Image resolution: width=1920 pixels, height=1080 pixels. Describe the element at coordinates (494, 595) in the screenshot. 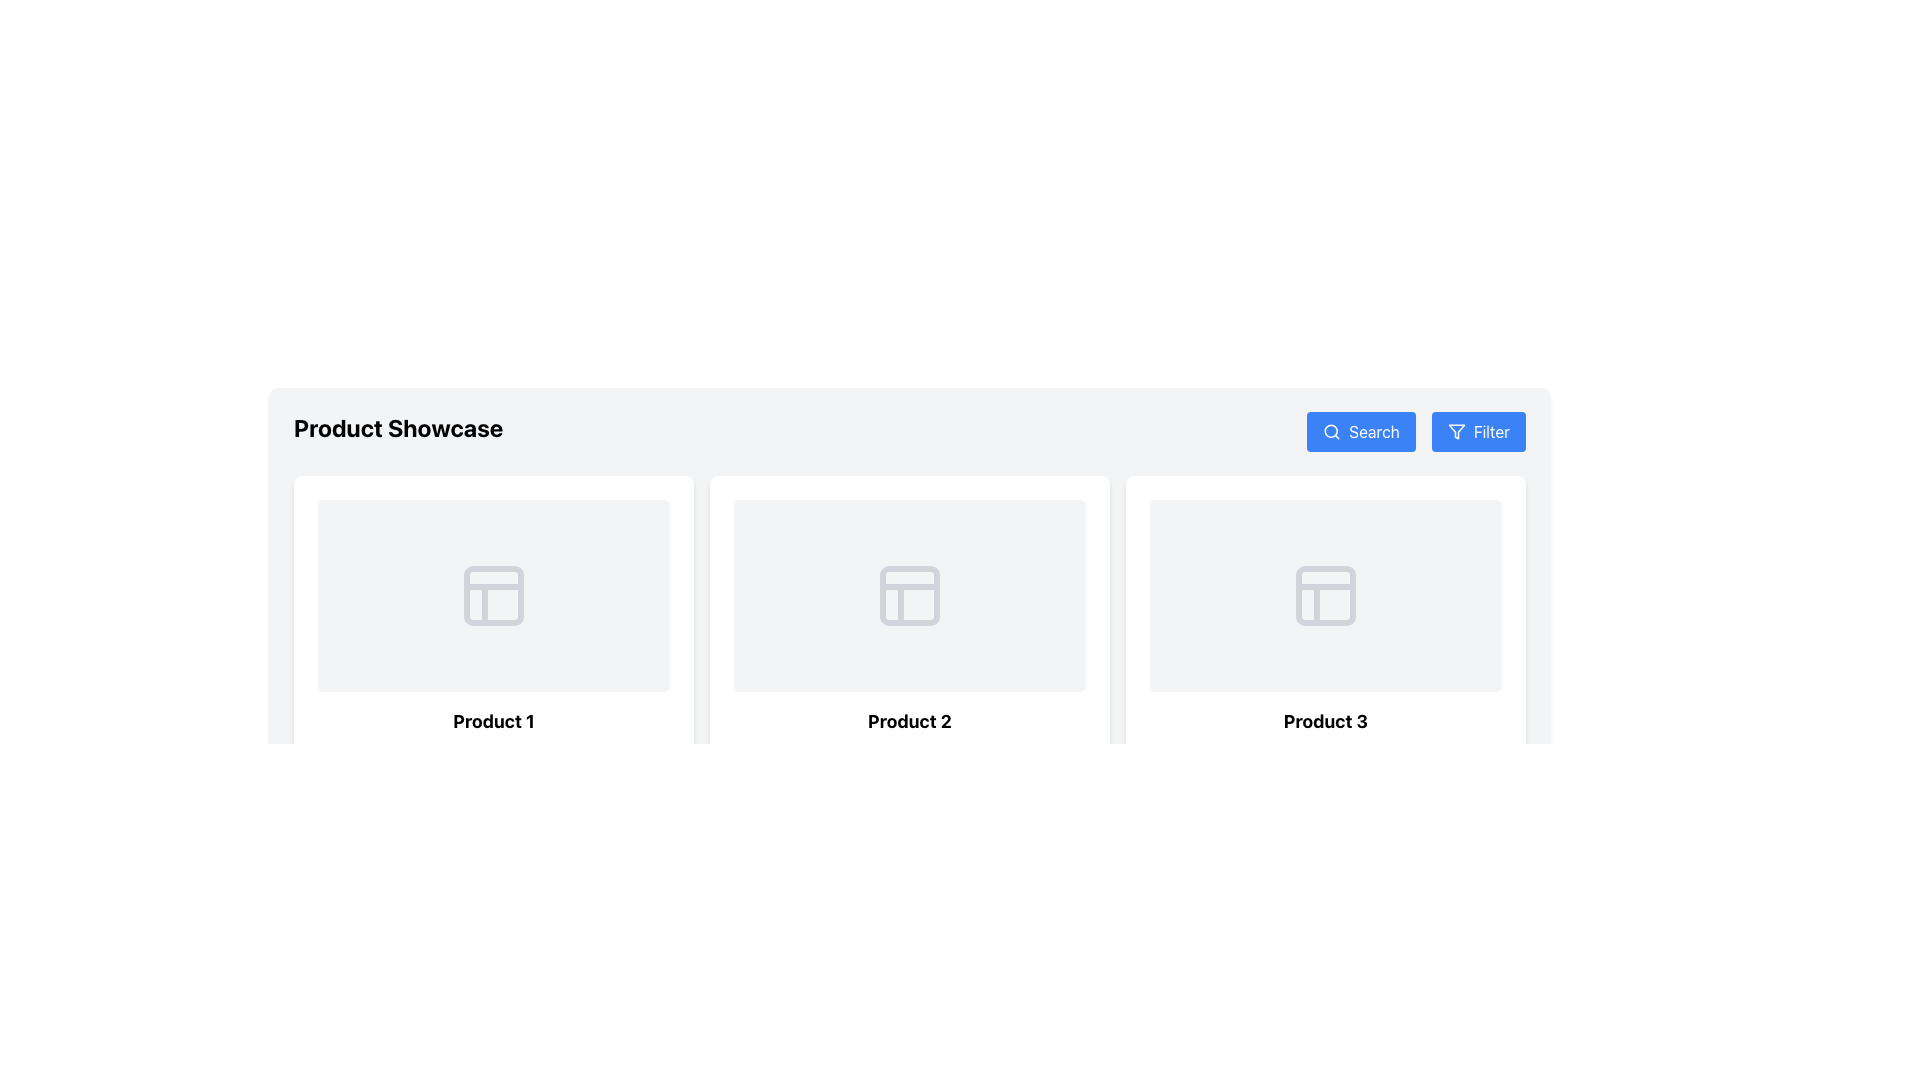

I see `the icon representing 'Product 1' in the first column of the 'Product Showcase' section` at that location.